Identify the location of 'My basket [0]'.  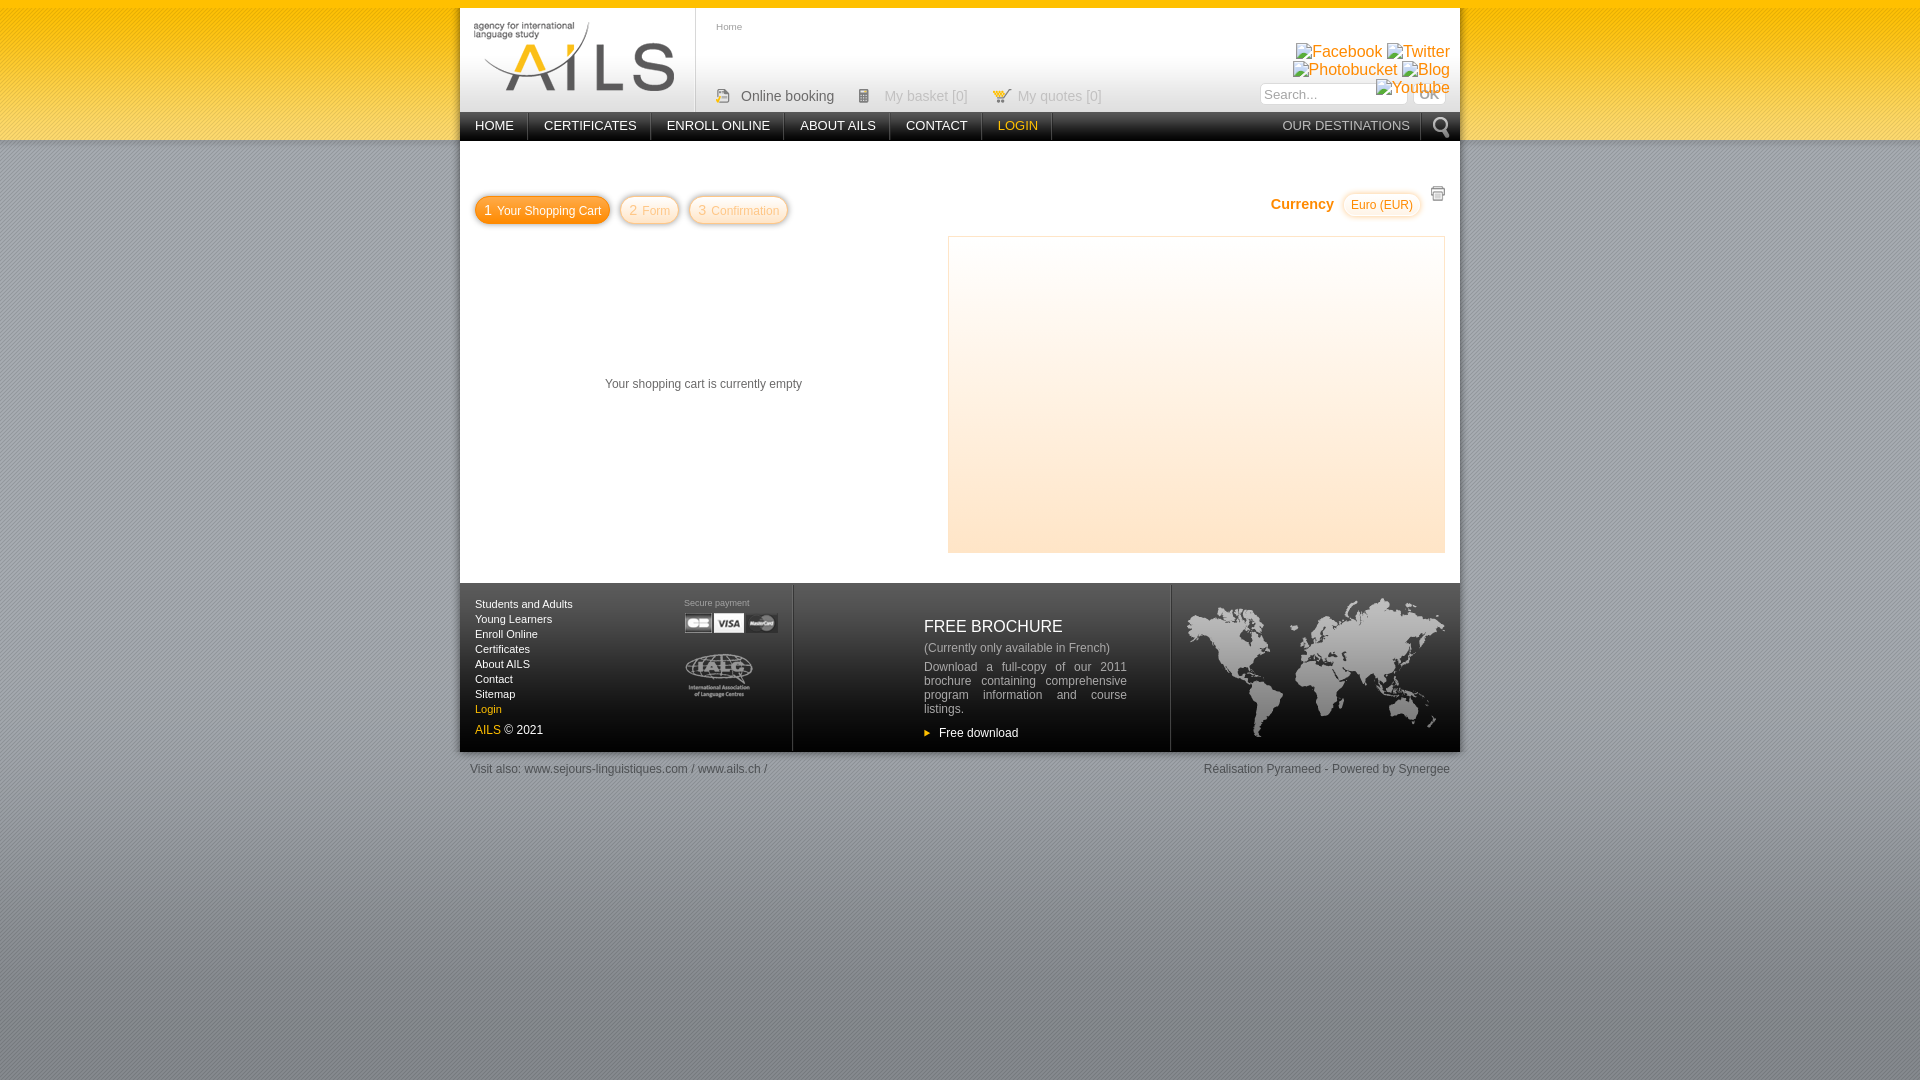
(924, 96).